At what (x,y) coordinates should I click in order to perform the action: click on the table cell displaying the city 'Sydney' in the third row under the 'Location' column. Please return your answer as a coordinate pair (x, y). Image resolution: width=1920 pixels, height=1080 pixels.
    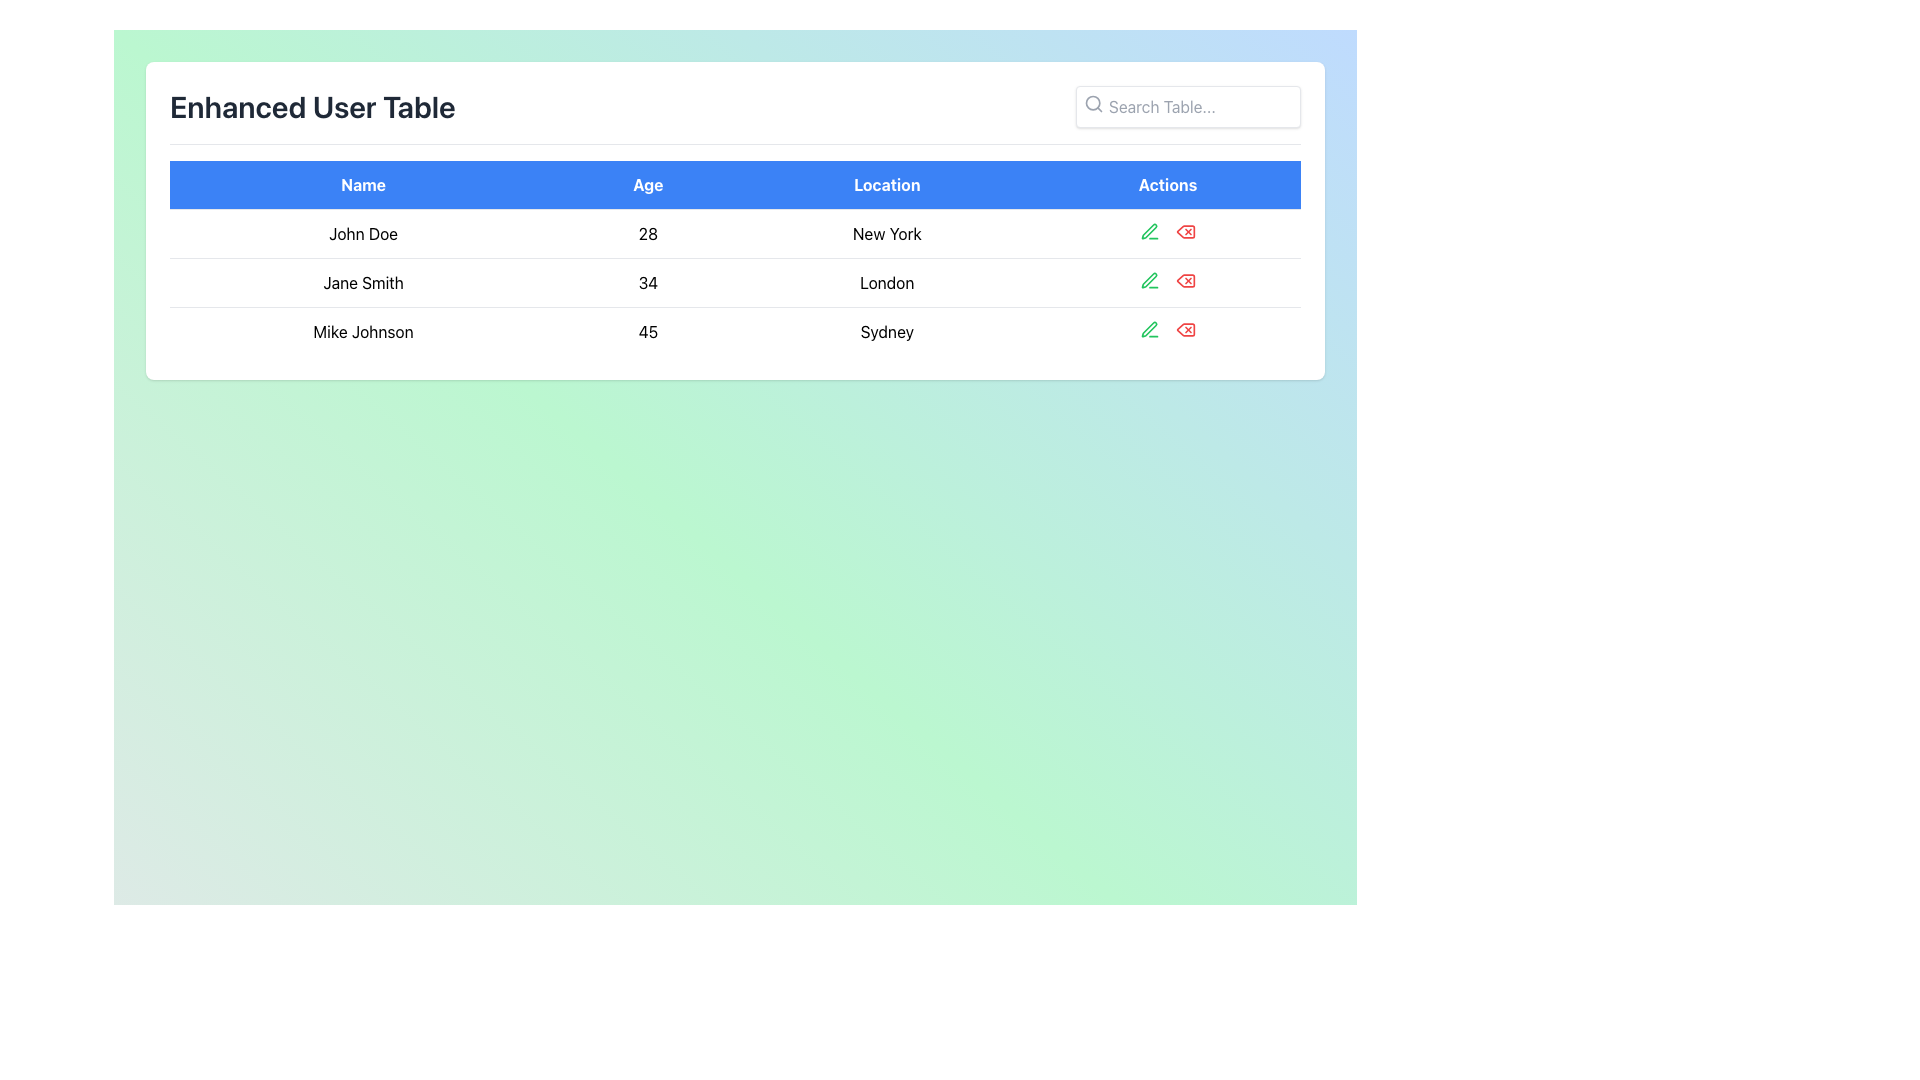
    Looking at the image, I should click on (886, 330).